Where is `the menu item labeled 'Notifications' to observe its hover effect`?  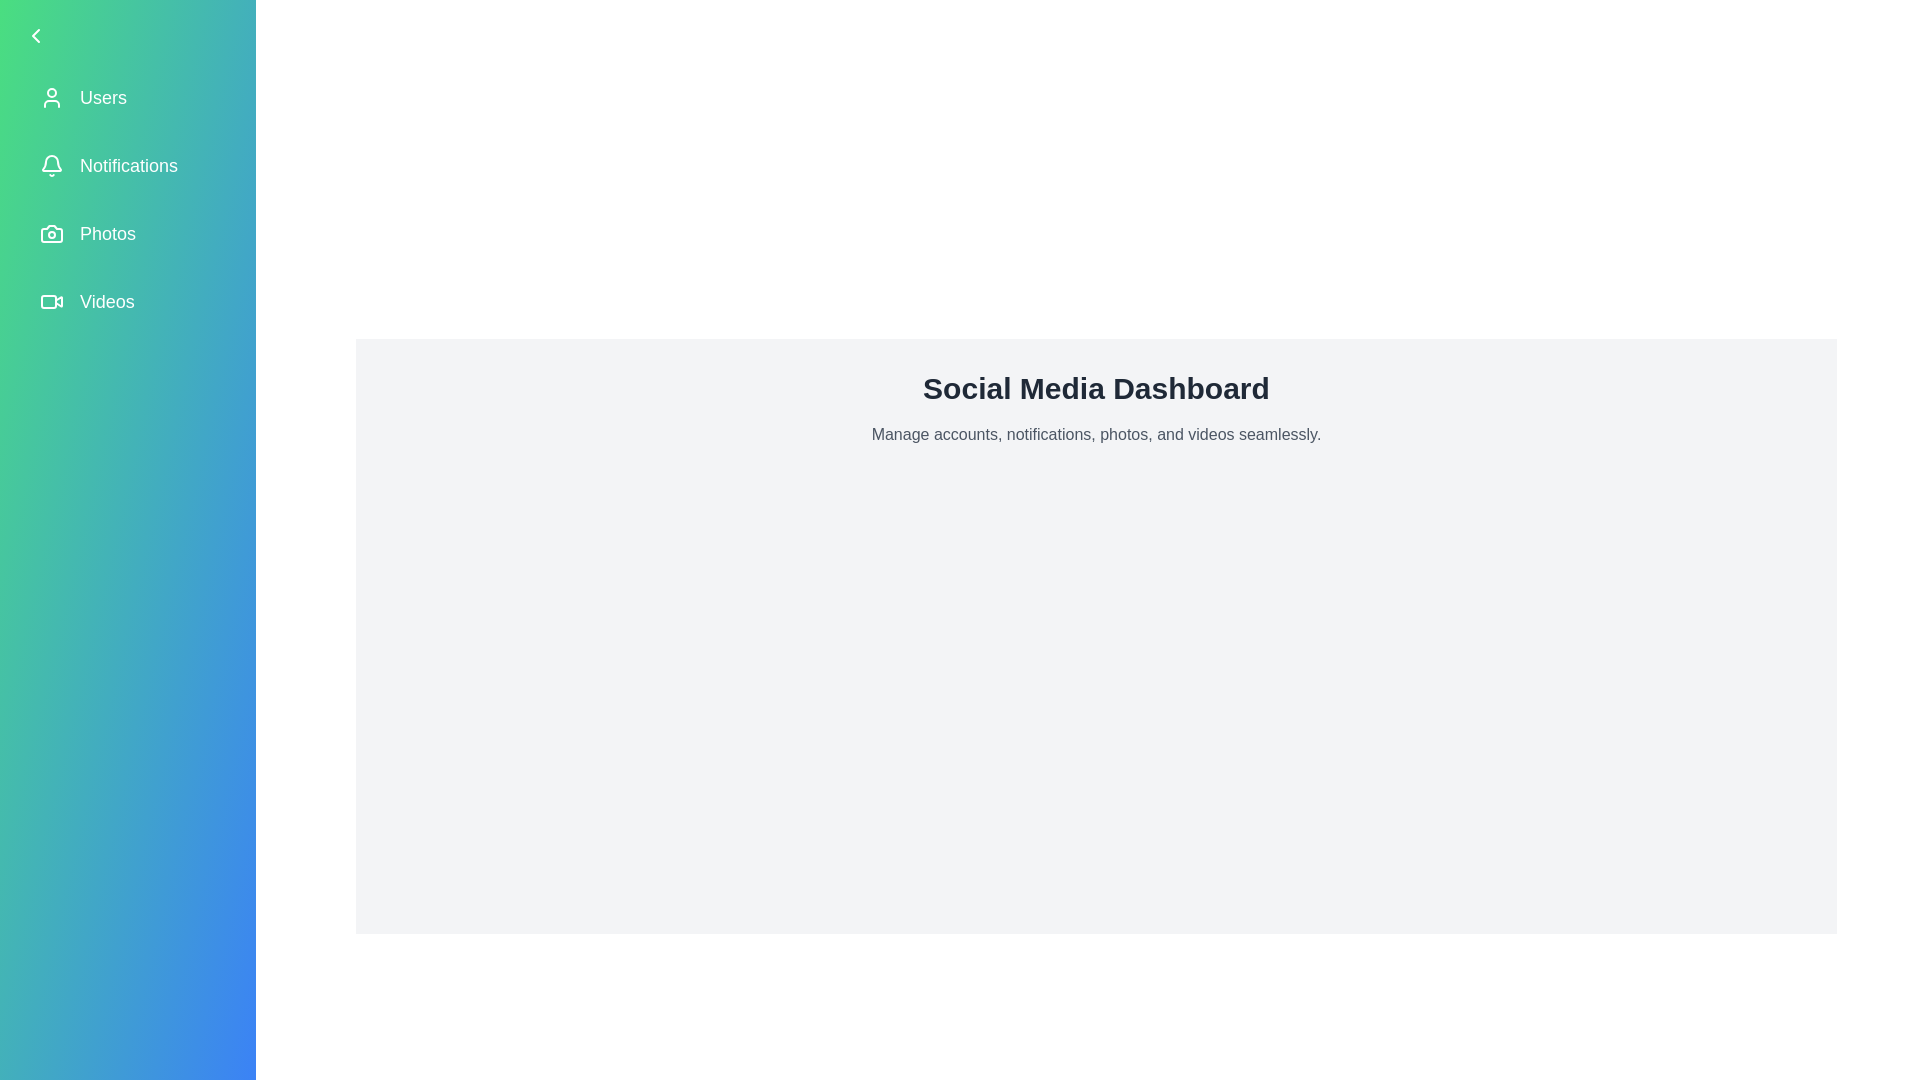 the menu item labeled 'Notifications' to observe its hover effect is located at coordinates (127, 164).